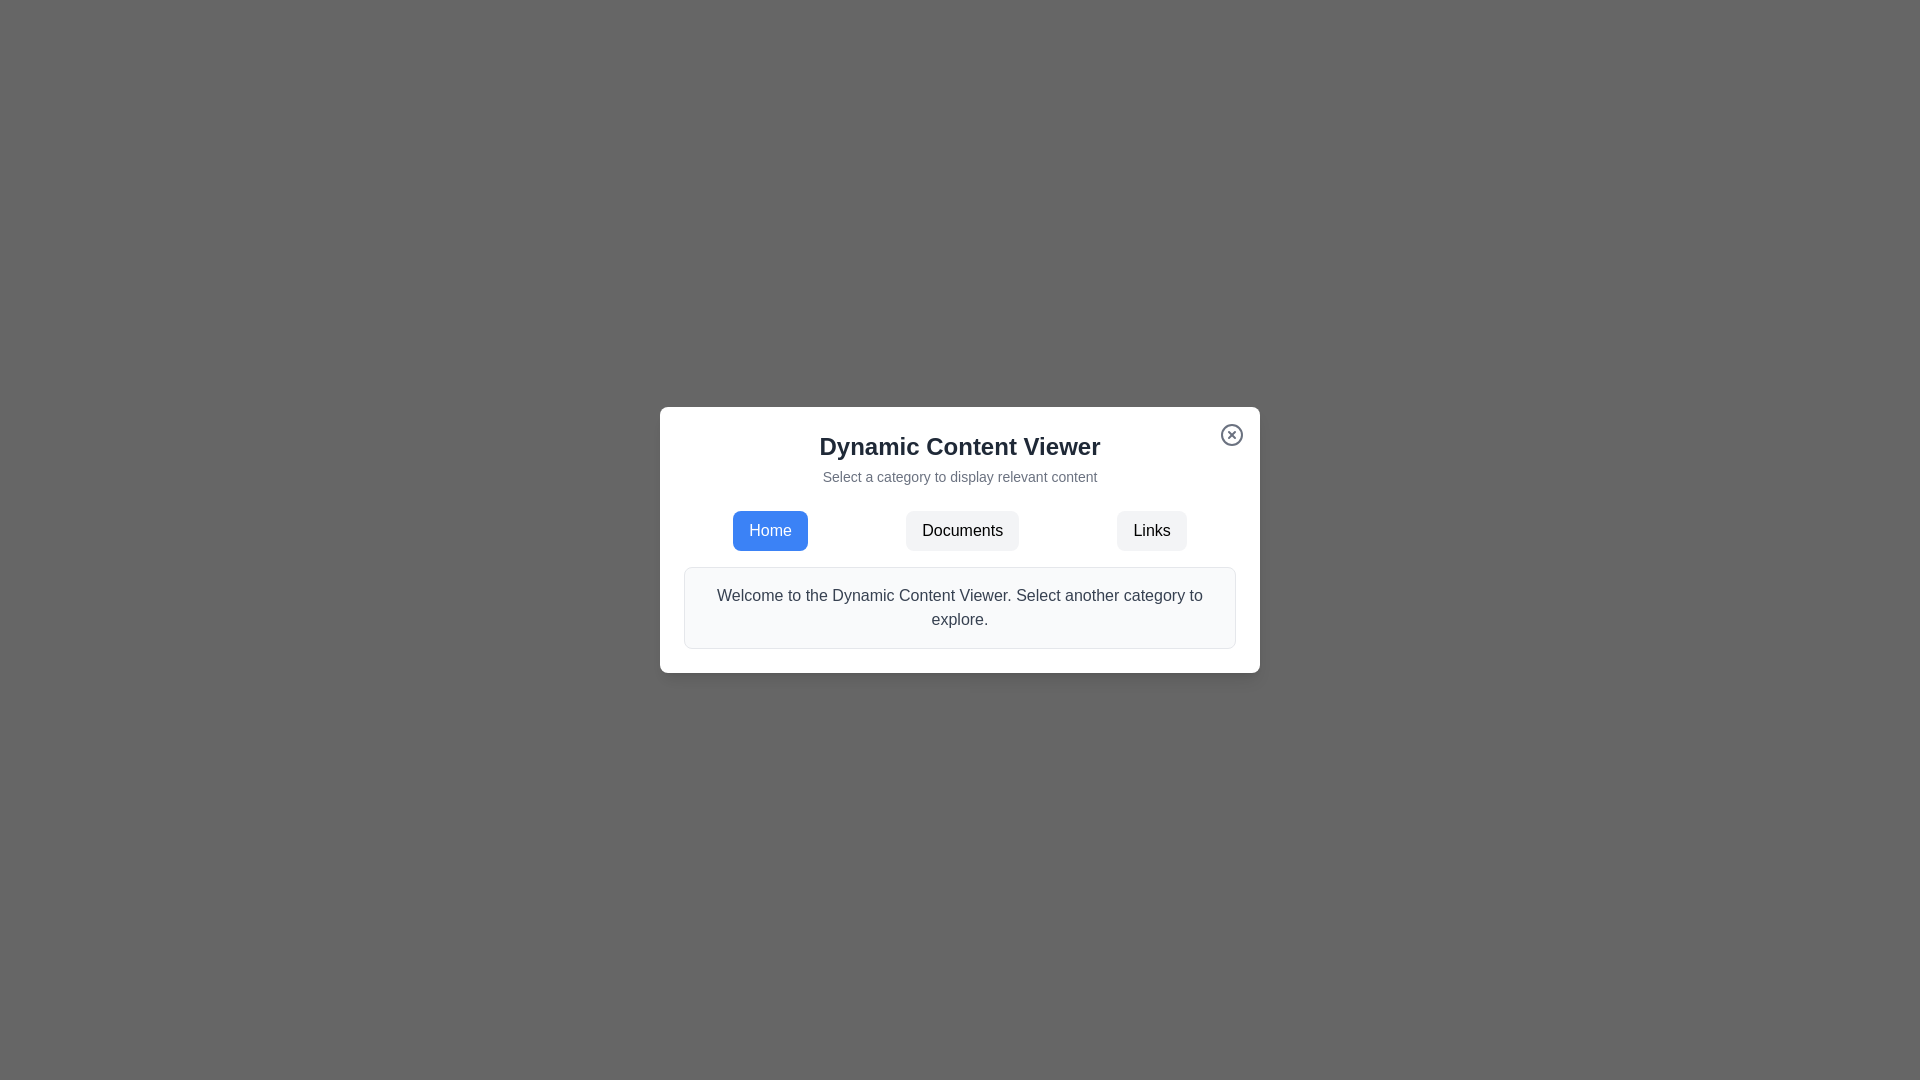 The image size is (1920, 1080). I want to click on the rectangular button labeled 'Links' with a light gray background to change its background color to a slightly darker gray, so click(1152, 530).